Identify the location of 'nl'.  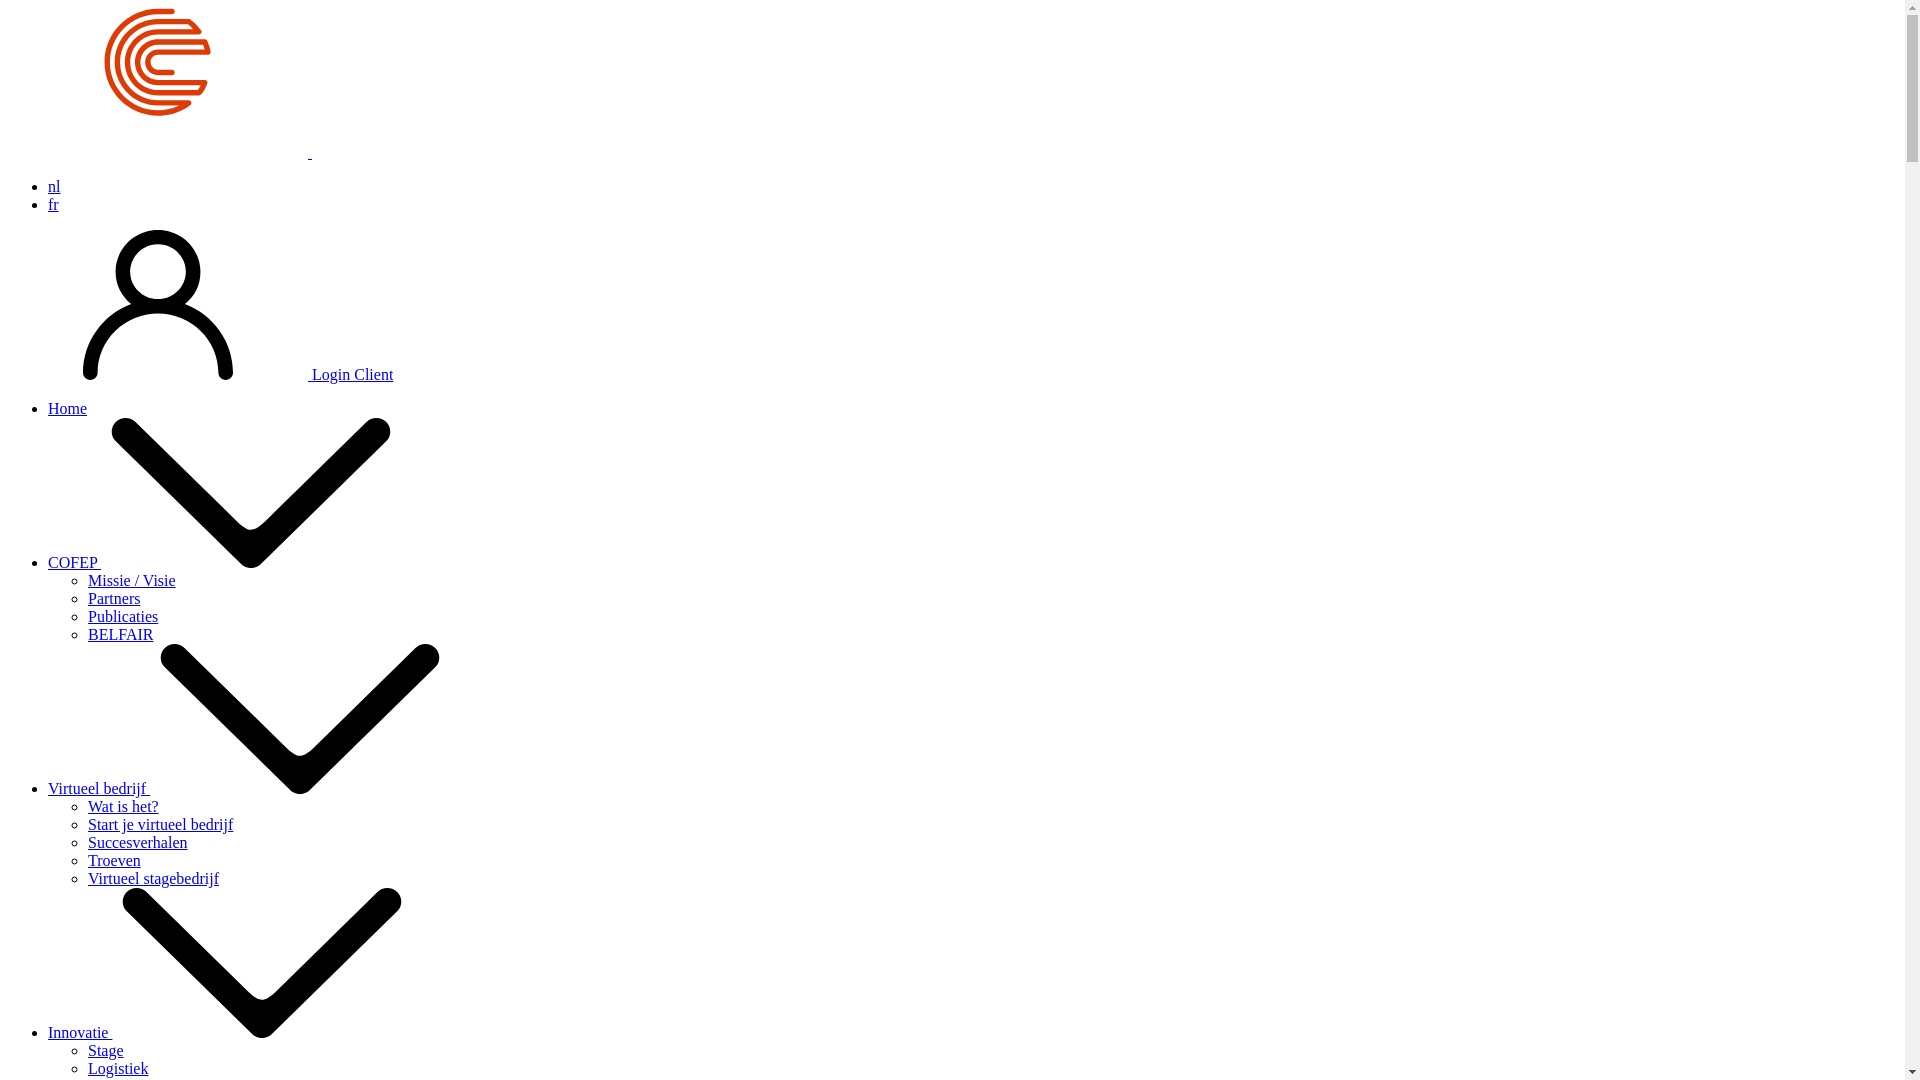
(48, 186).